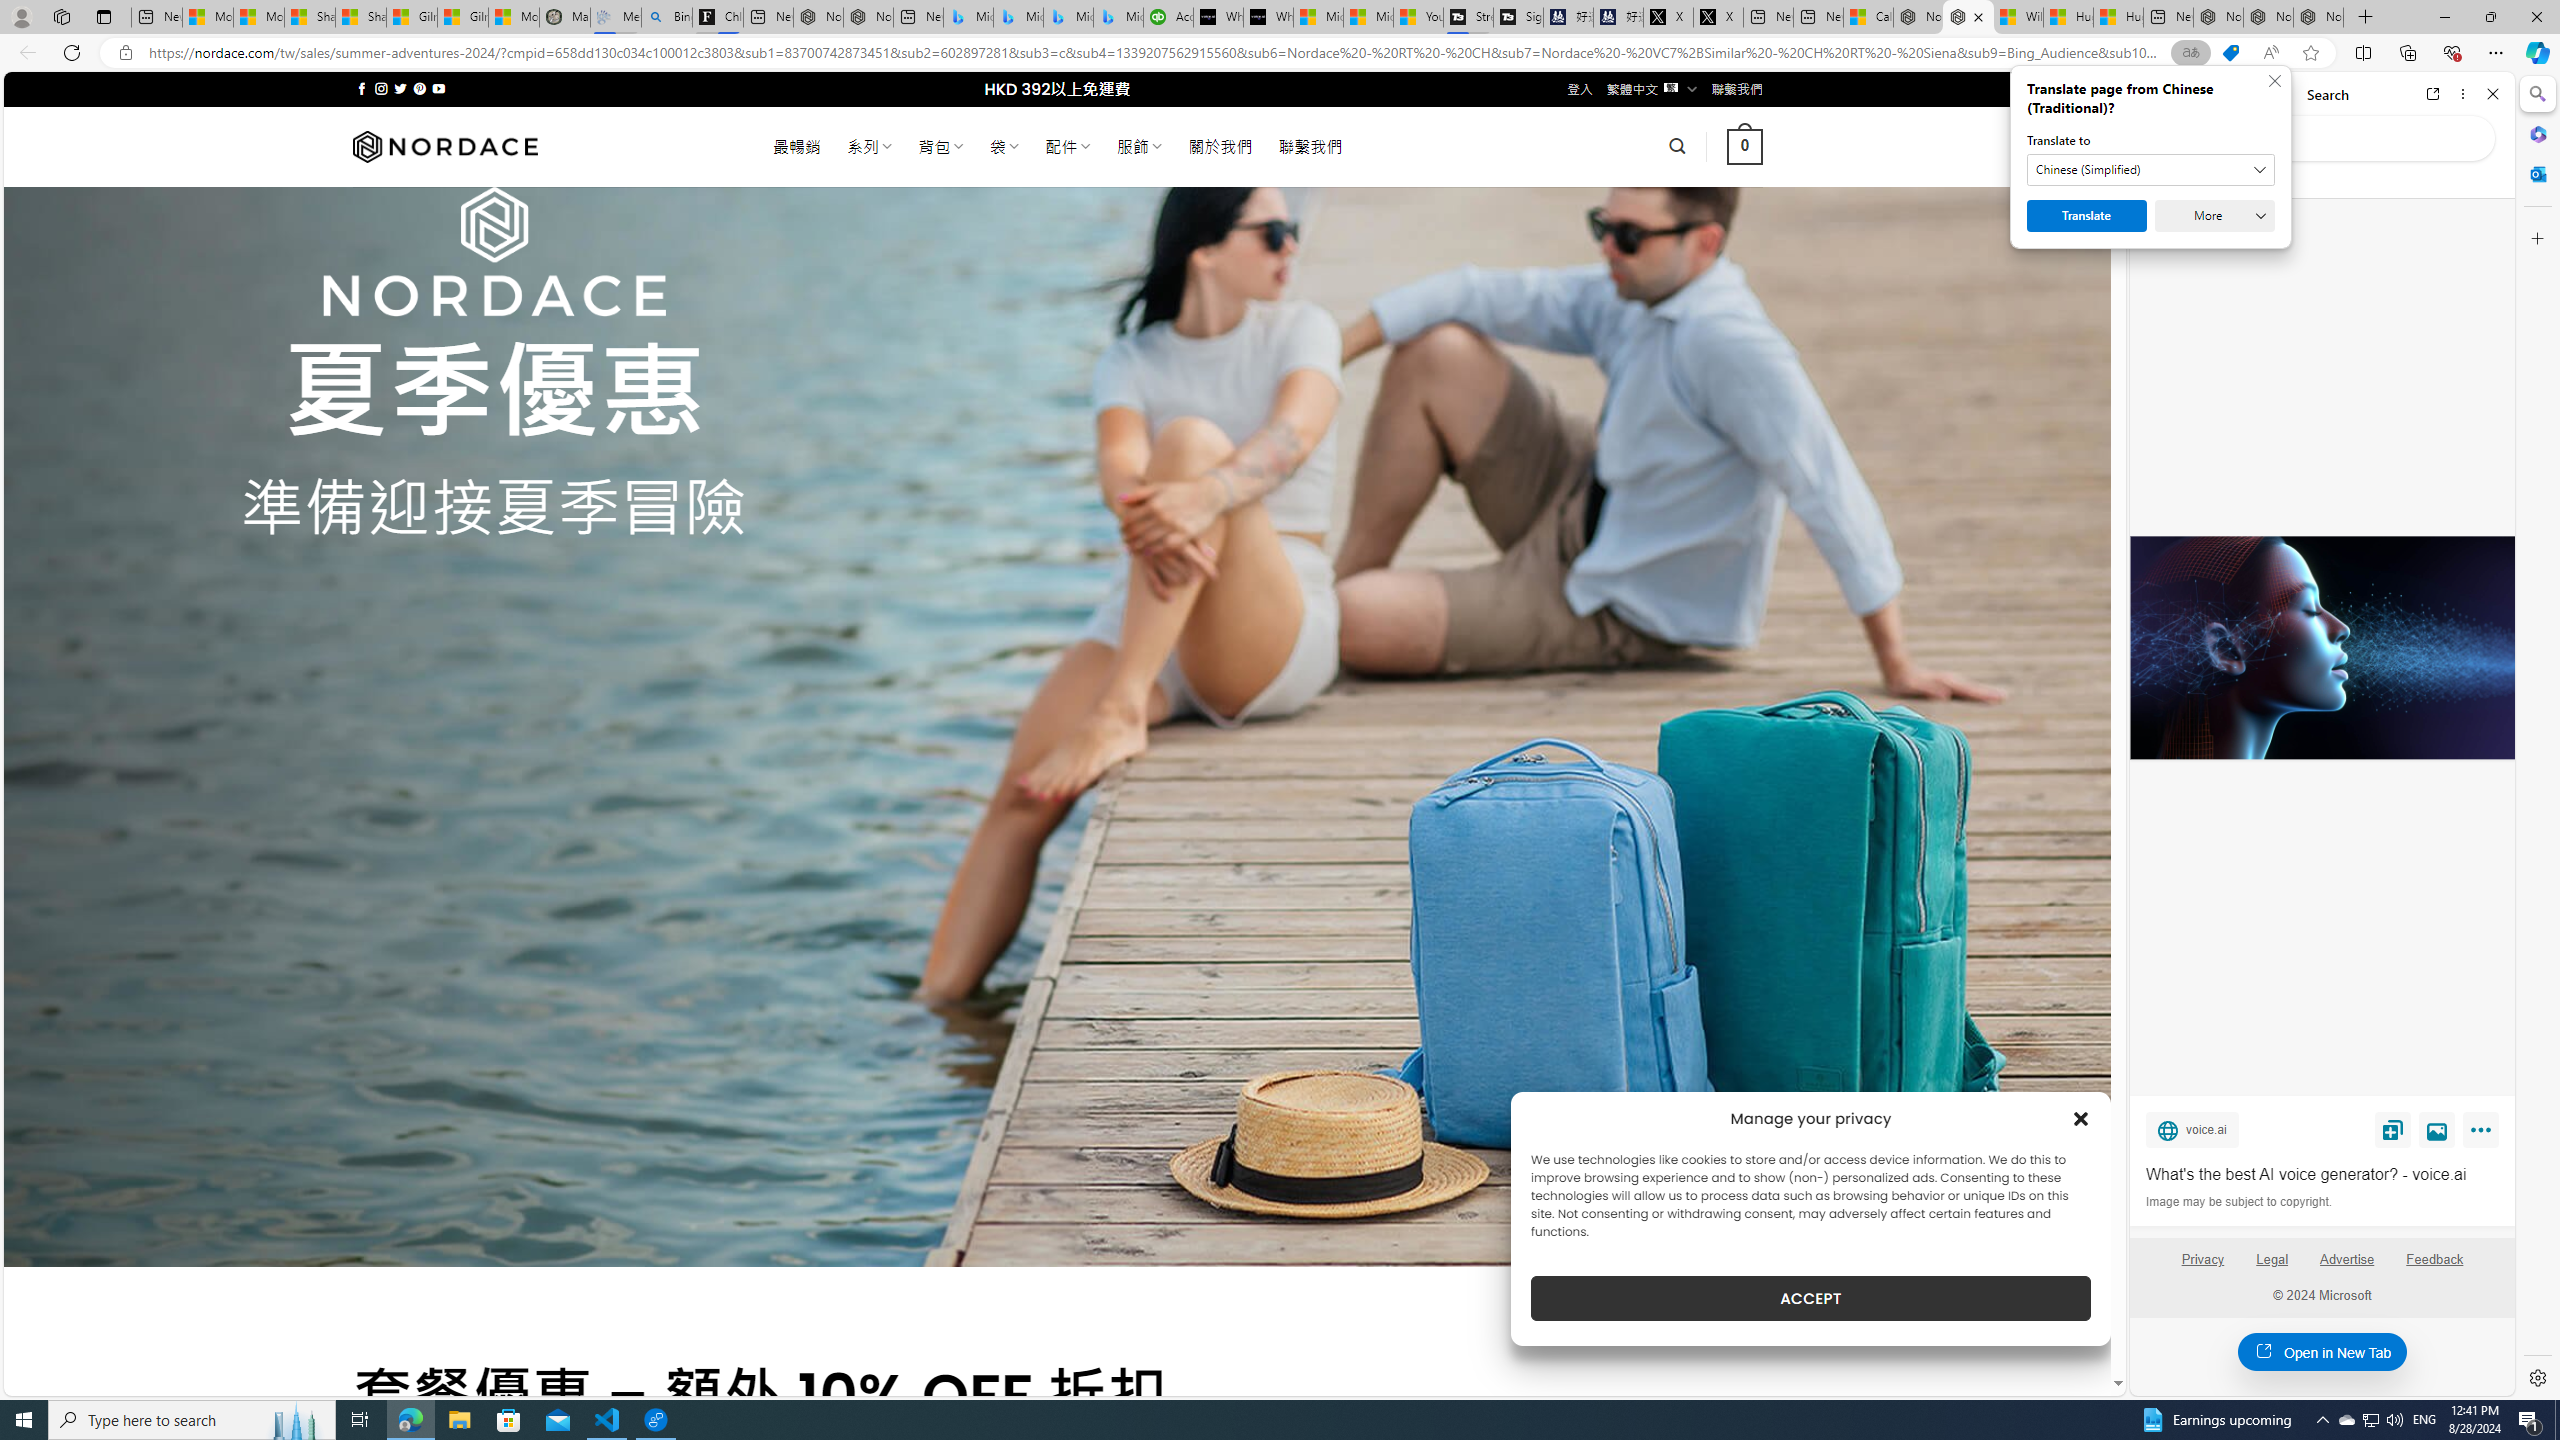 The width and height of the screenshot is (2560, 1440). What do you see at coordinates (399, 88) in the screenshot?
I see `'Follow on Twitter'` at bounding box center [399, 88].